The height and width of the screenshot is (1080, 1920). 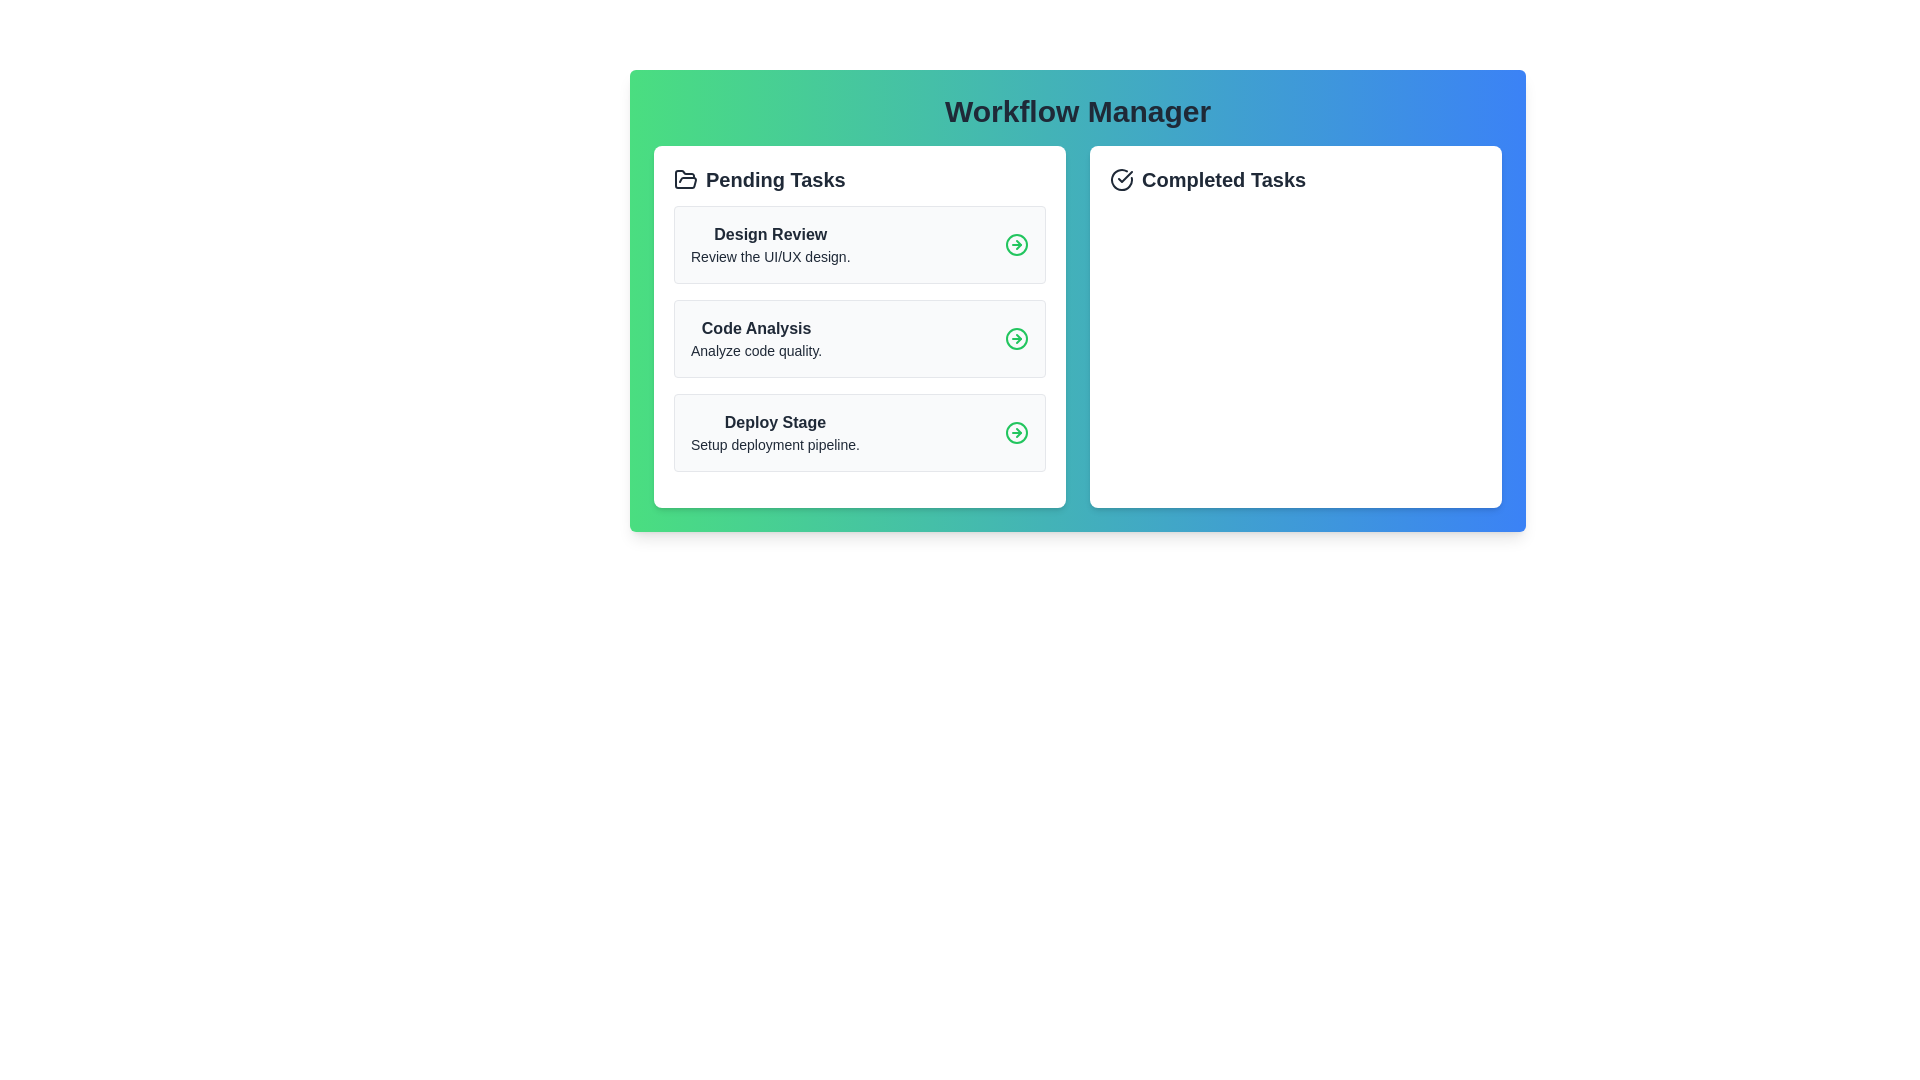 What do you see at coordinates (774, 422) in the screenshot?
I see `the bold text label 'Deploy Stage' located in the 'Pending Tasks' section of the 'Workflow Manager' interface, which is the title text at the top of the third task in the list` at bounding box center [774, 422].